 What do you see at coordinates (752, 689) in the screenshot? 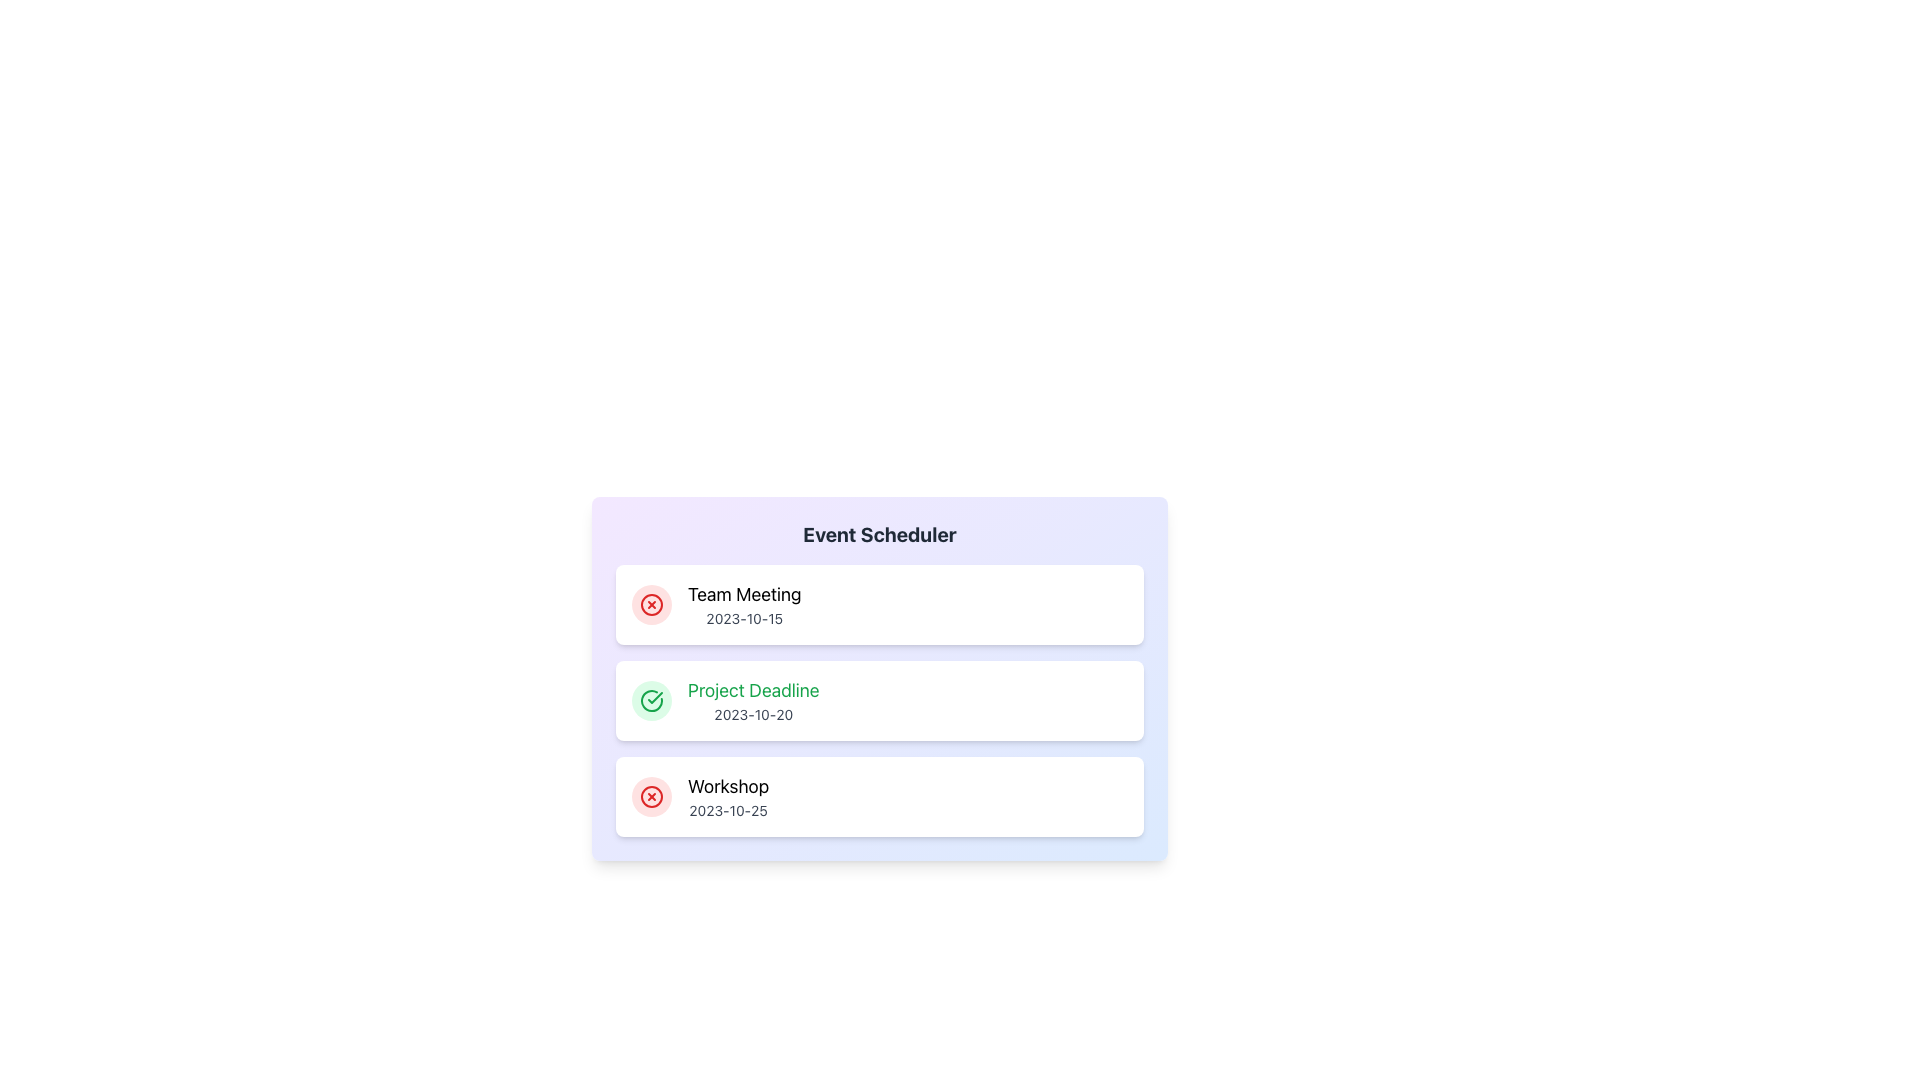
I see `the 'Project Deadline' text label, which is displayed in a large, green font and serves as an important informational label within a card layout` at bounding box center [752, 689].